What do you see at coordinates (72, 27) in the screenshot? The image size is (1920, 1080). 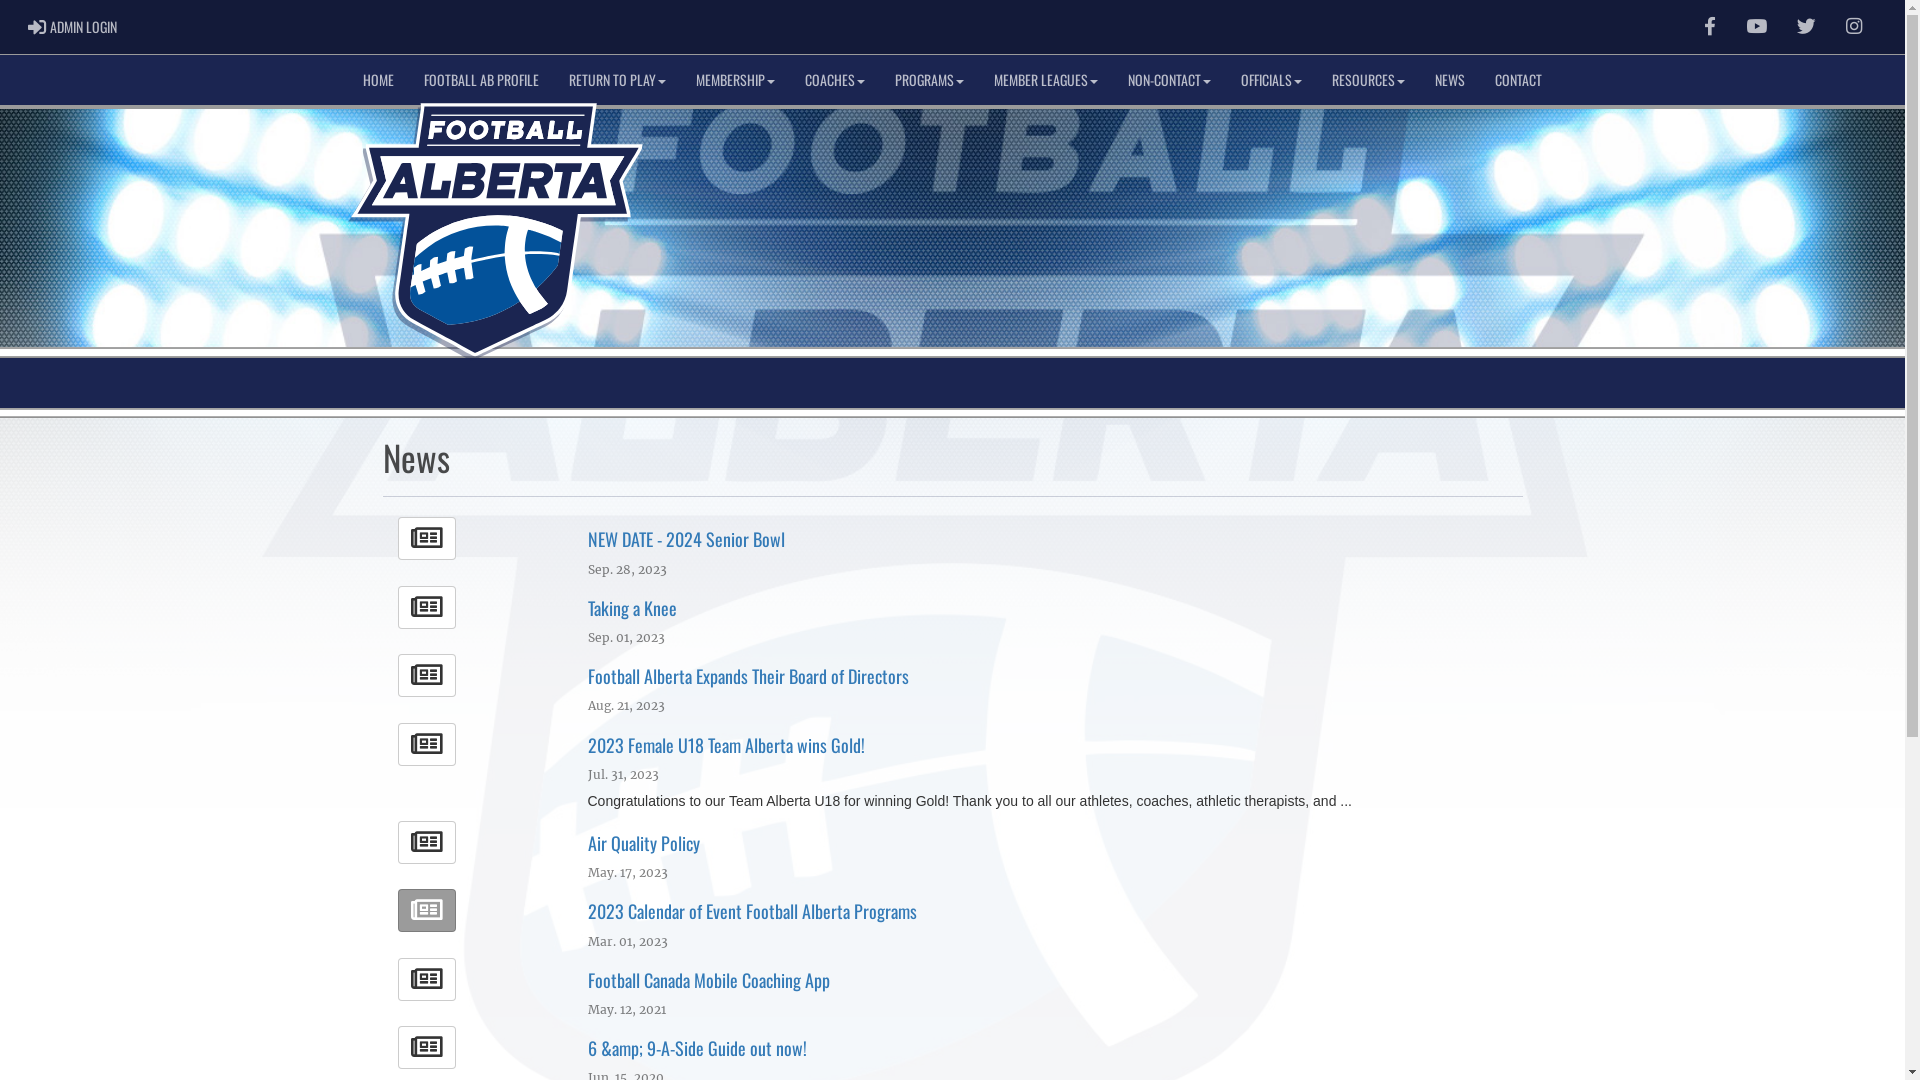 I see `'LOGIN PAGE` at bounding box center [72, 27].